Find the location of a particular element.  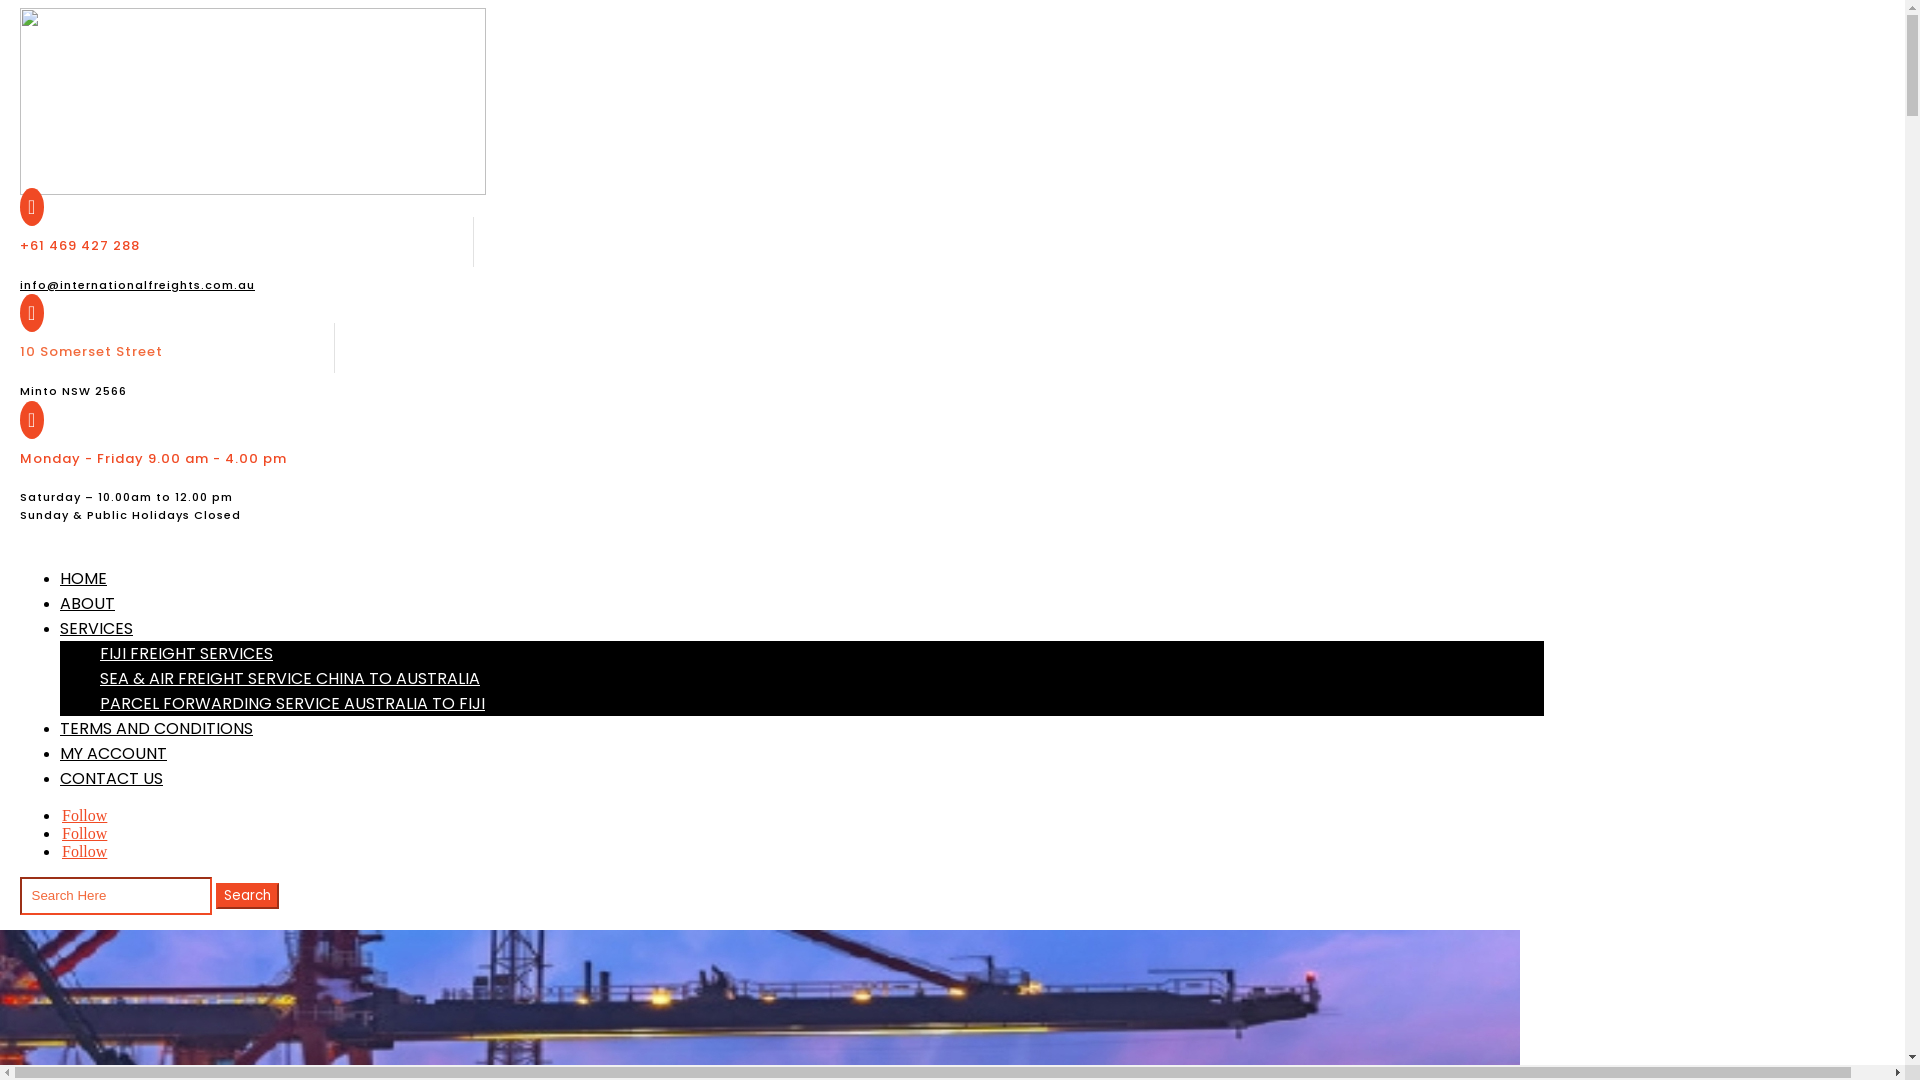

'SERVICES' is located at coordinates (59, 627).